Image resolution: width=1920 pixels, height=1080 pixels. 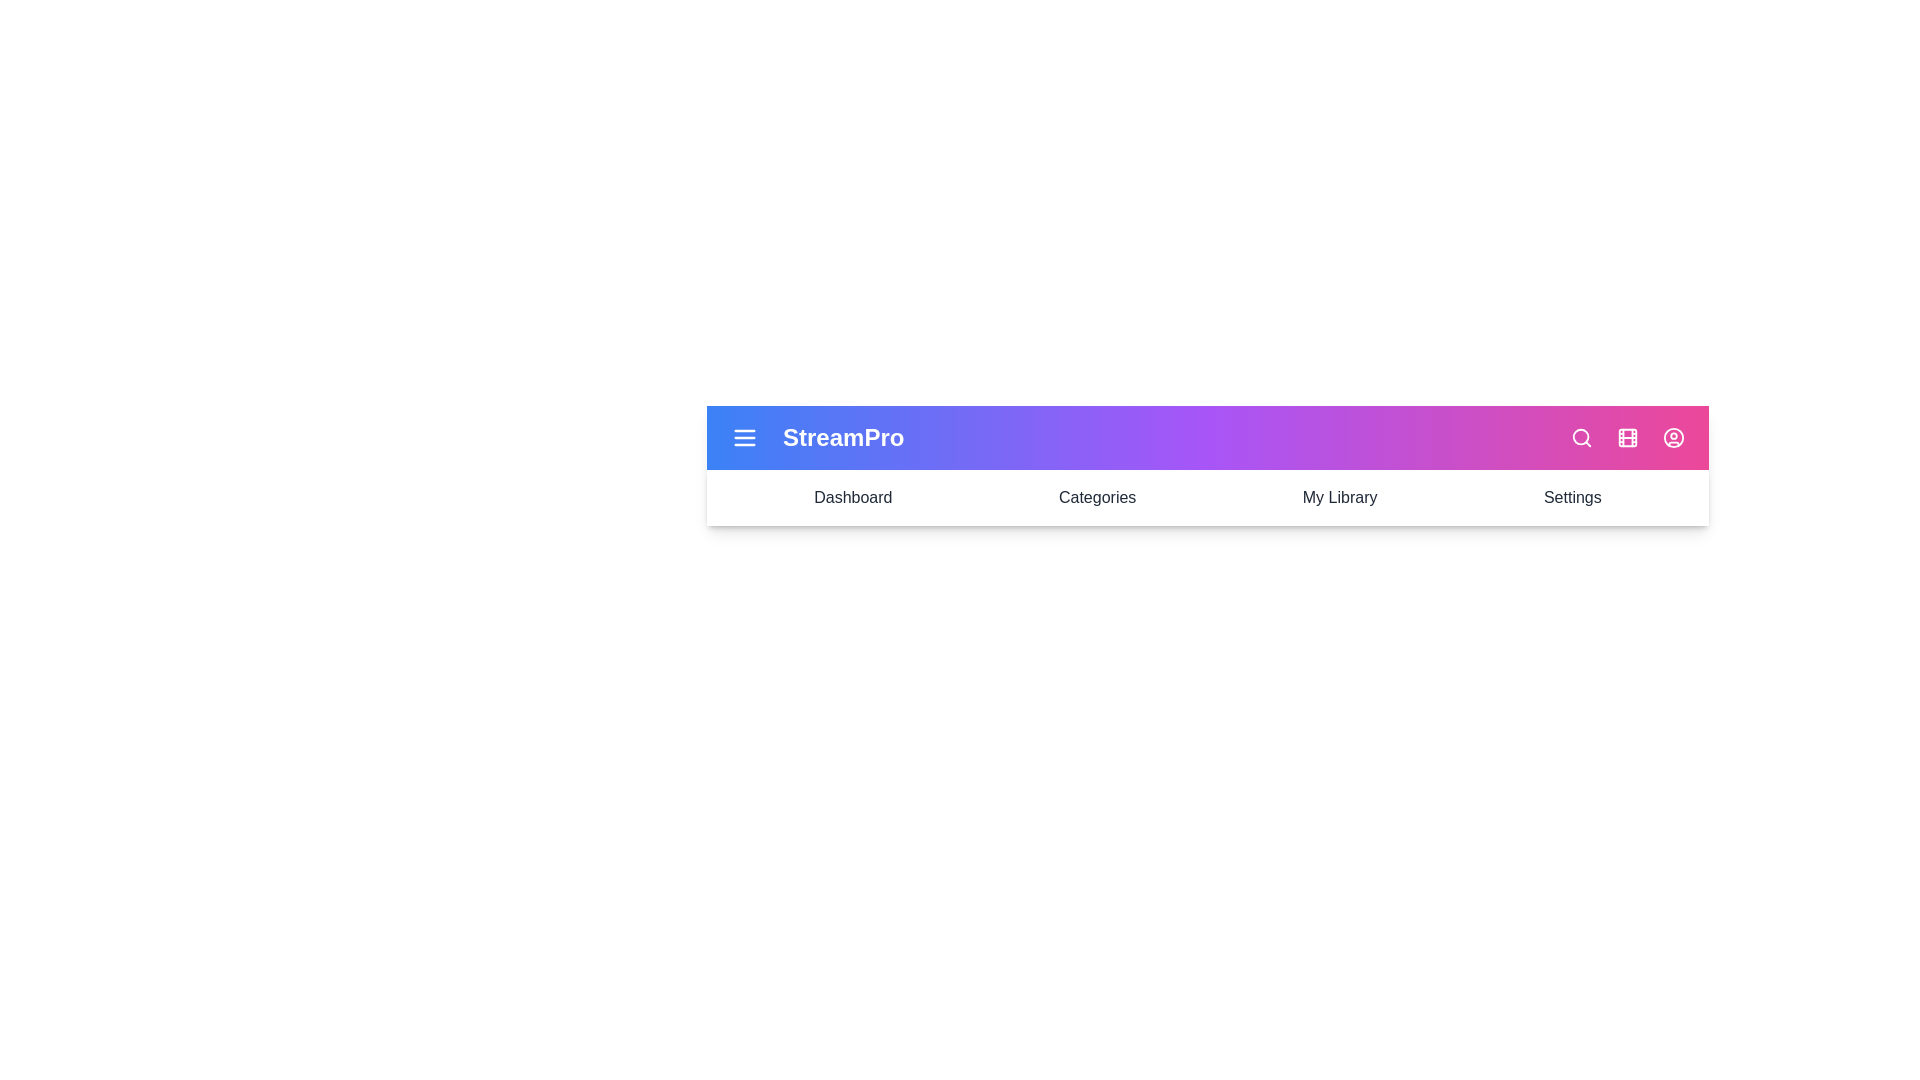 What do you see at coordinates (1096, 496) in the screenshot?
I see `the Categories navigation section` at bounding box center [1096, 496].